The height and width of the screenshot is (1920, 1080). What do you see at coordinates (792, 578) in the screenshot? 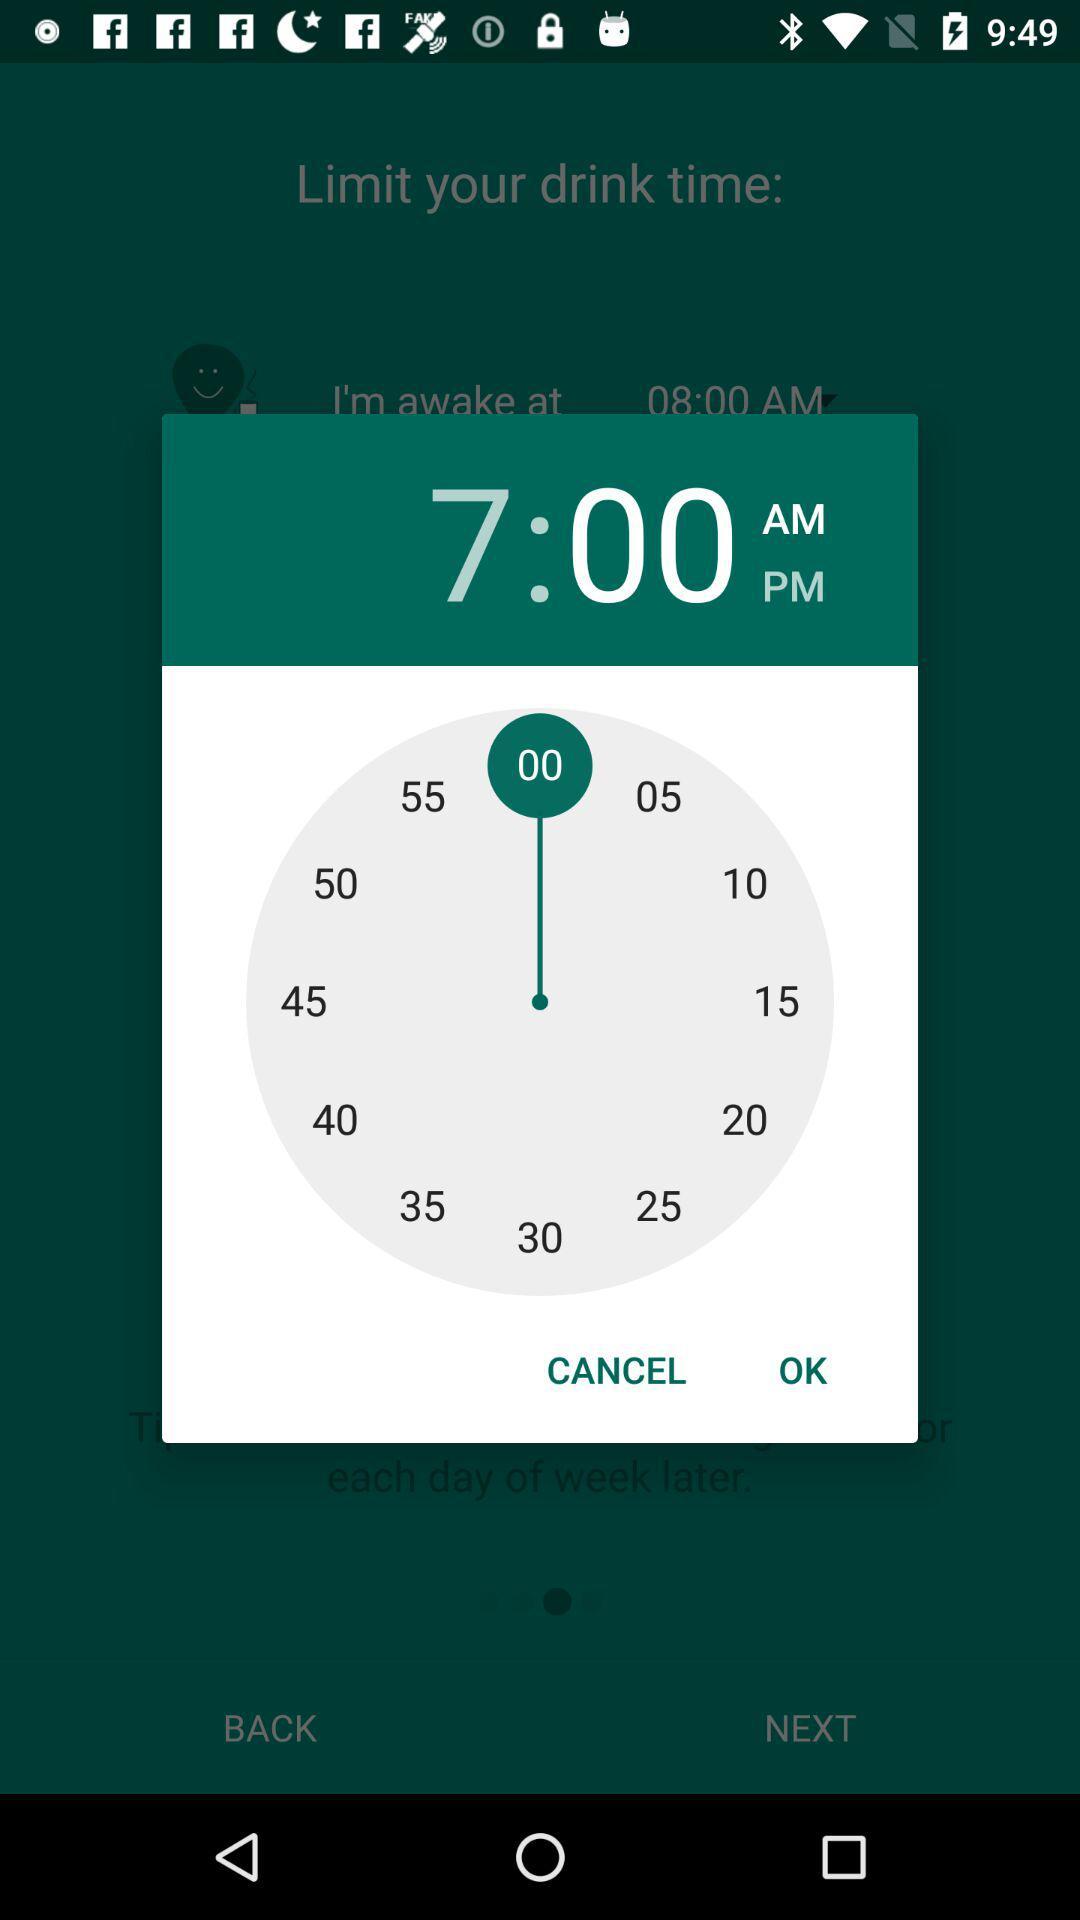
I see `the pm` at bounding box center [792, 578].